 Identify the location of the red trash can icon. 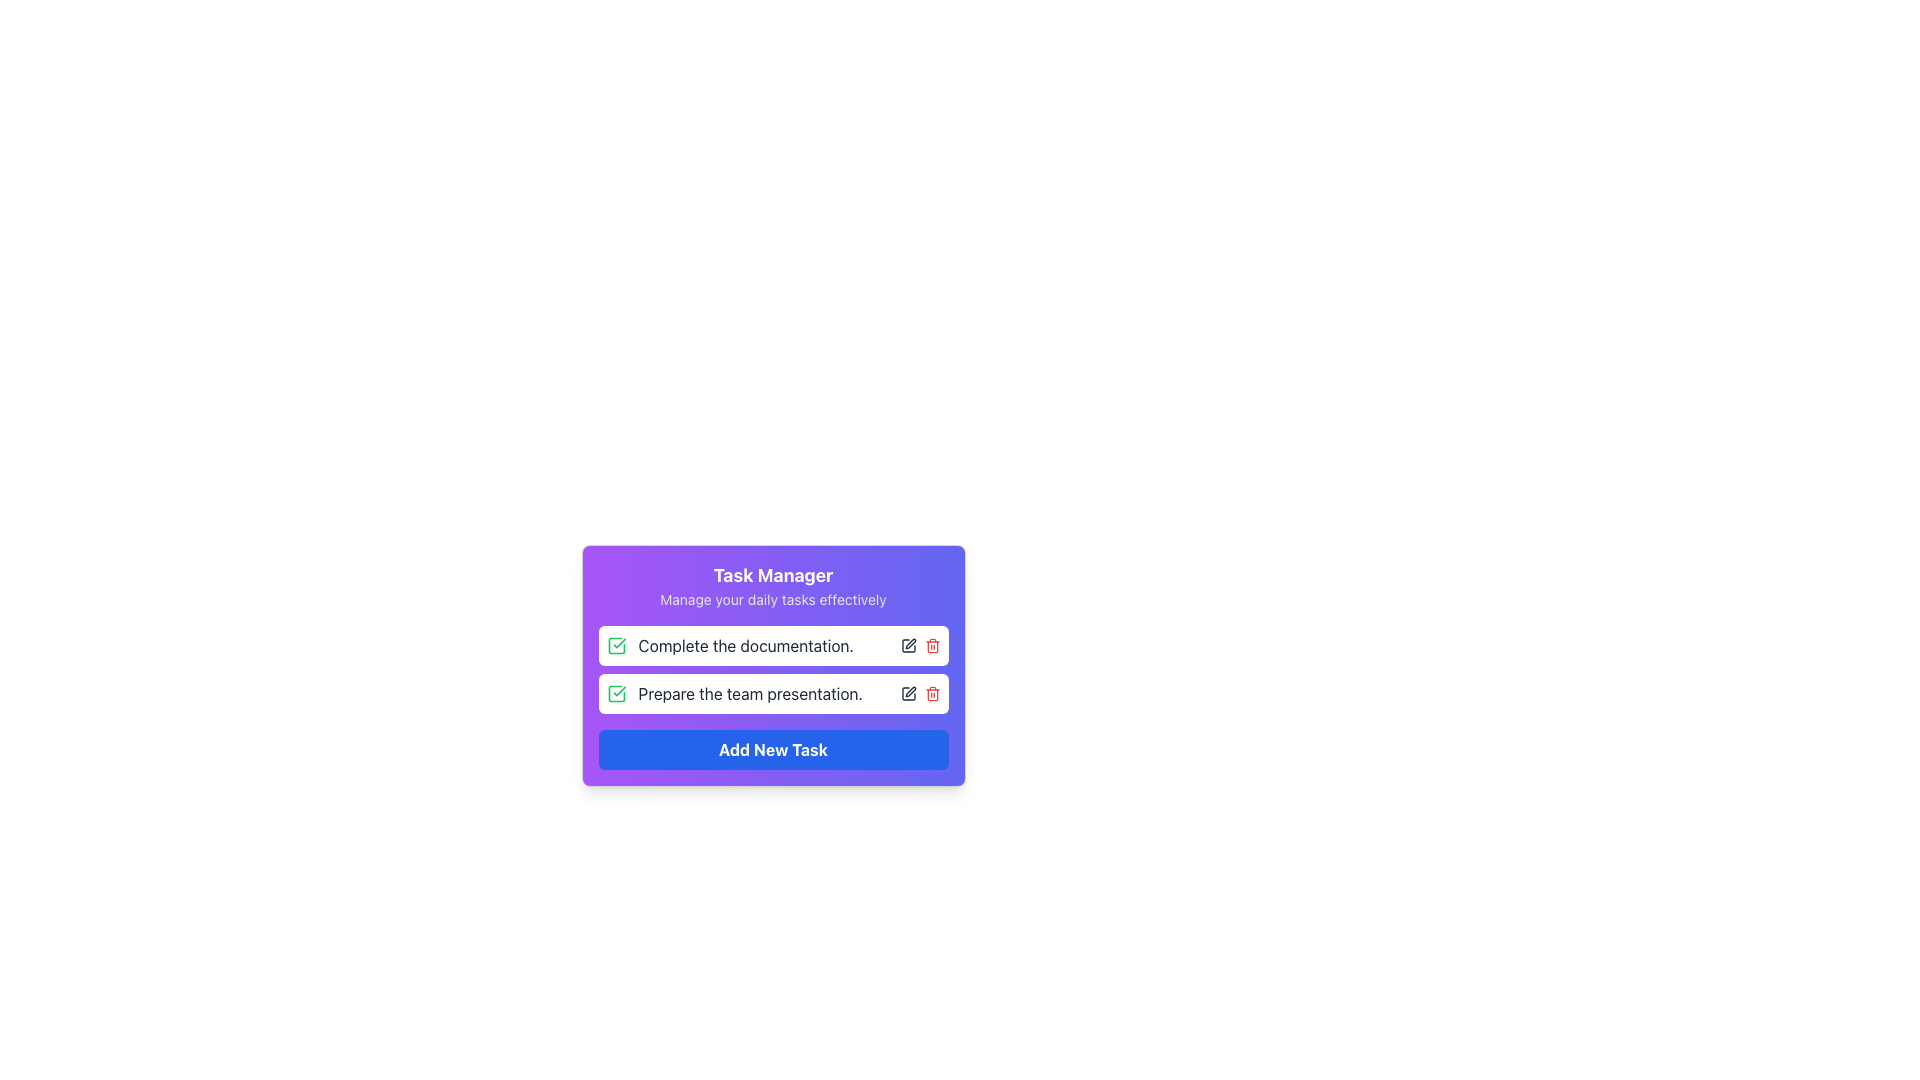
(931, 645).